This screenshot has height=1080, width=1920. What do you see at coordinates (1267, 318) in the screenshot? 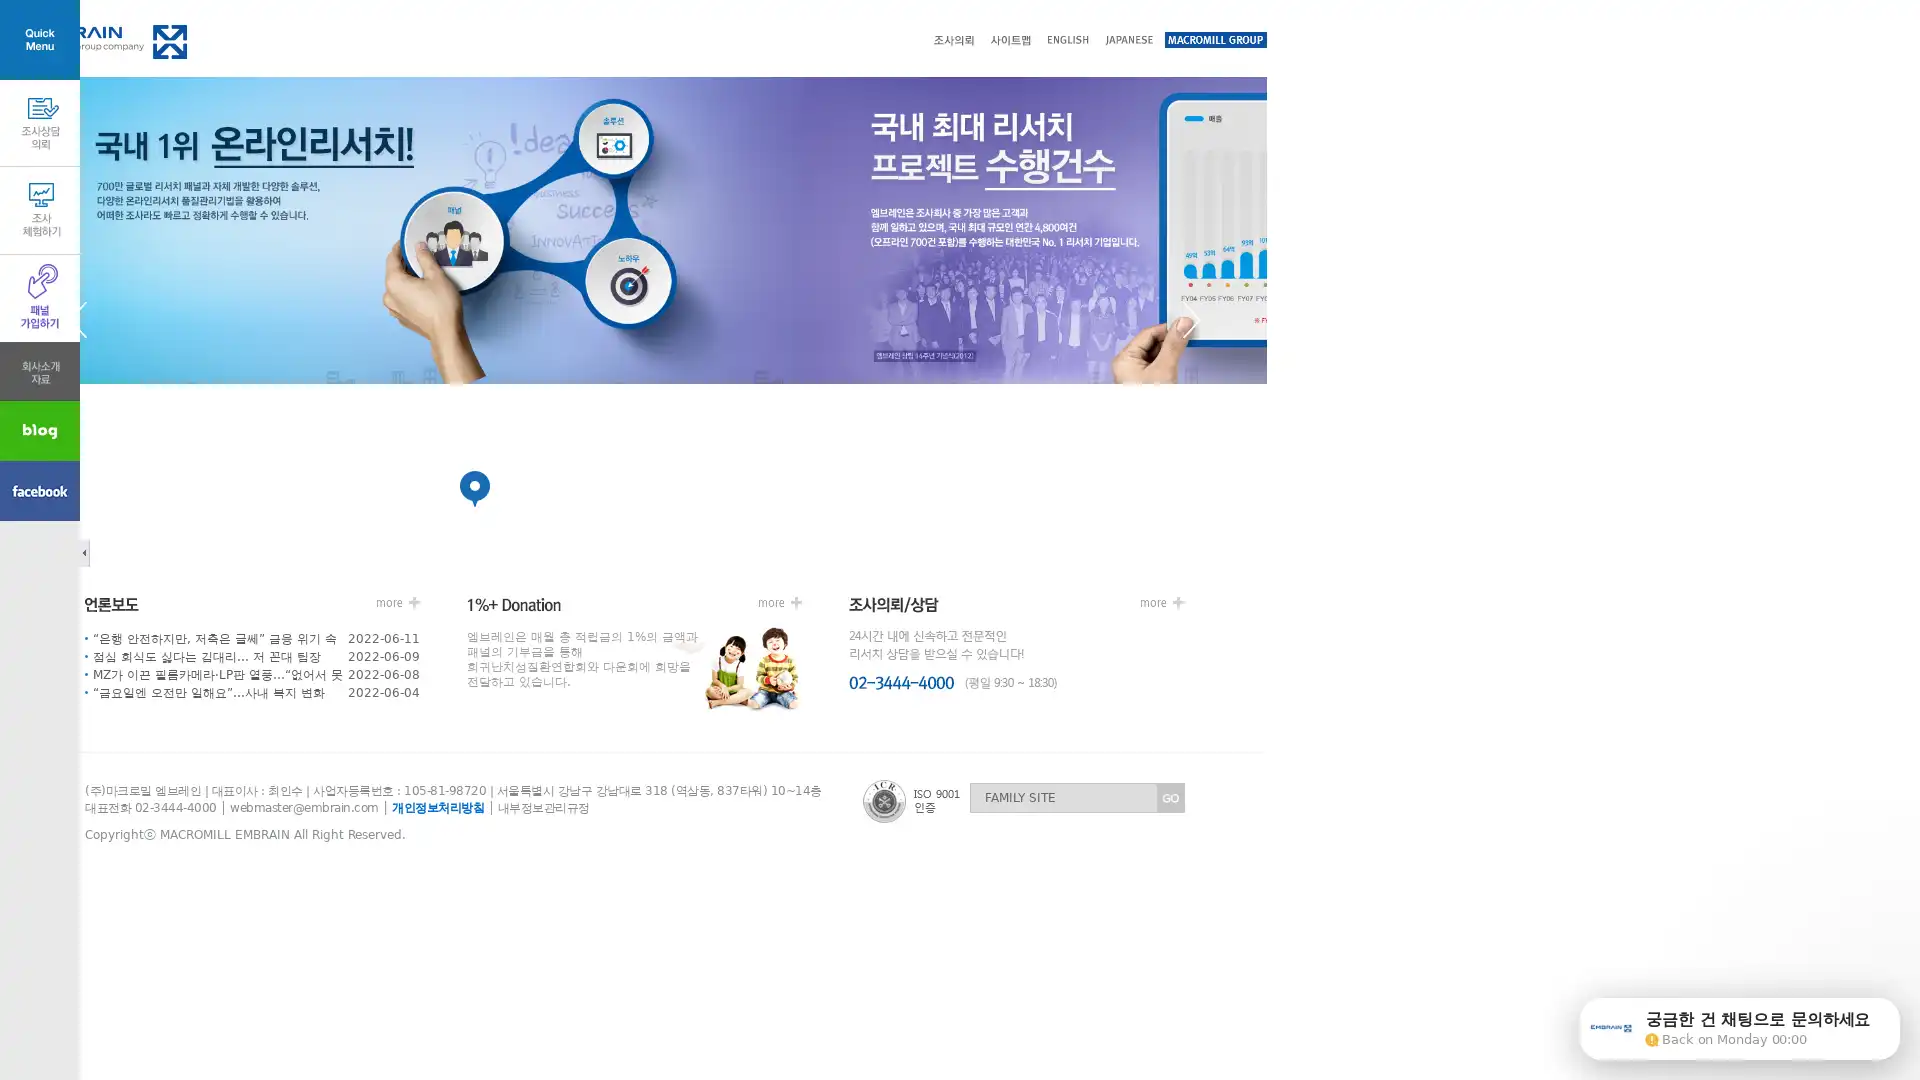
I see `Next` at bounding box center [1267, 318].